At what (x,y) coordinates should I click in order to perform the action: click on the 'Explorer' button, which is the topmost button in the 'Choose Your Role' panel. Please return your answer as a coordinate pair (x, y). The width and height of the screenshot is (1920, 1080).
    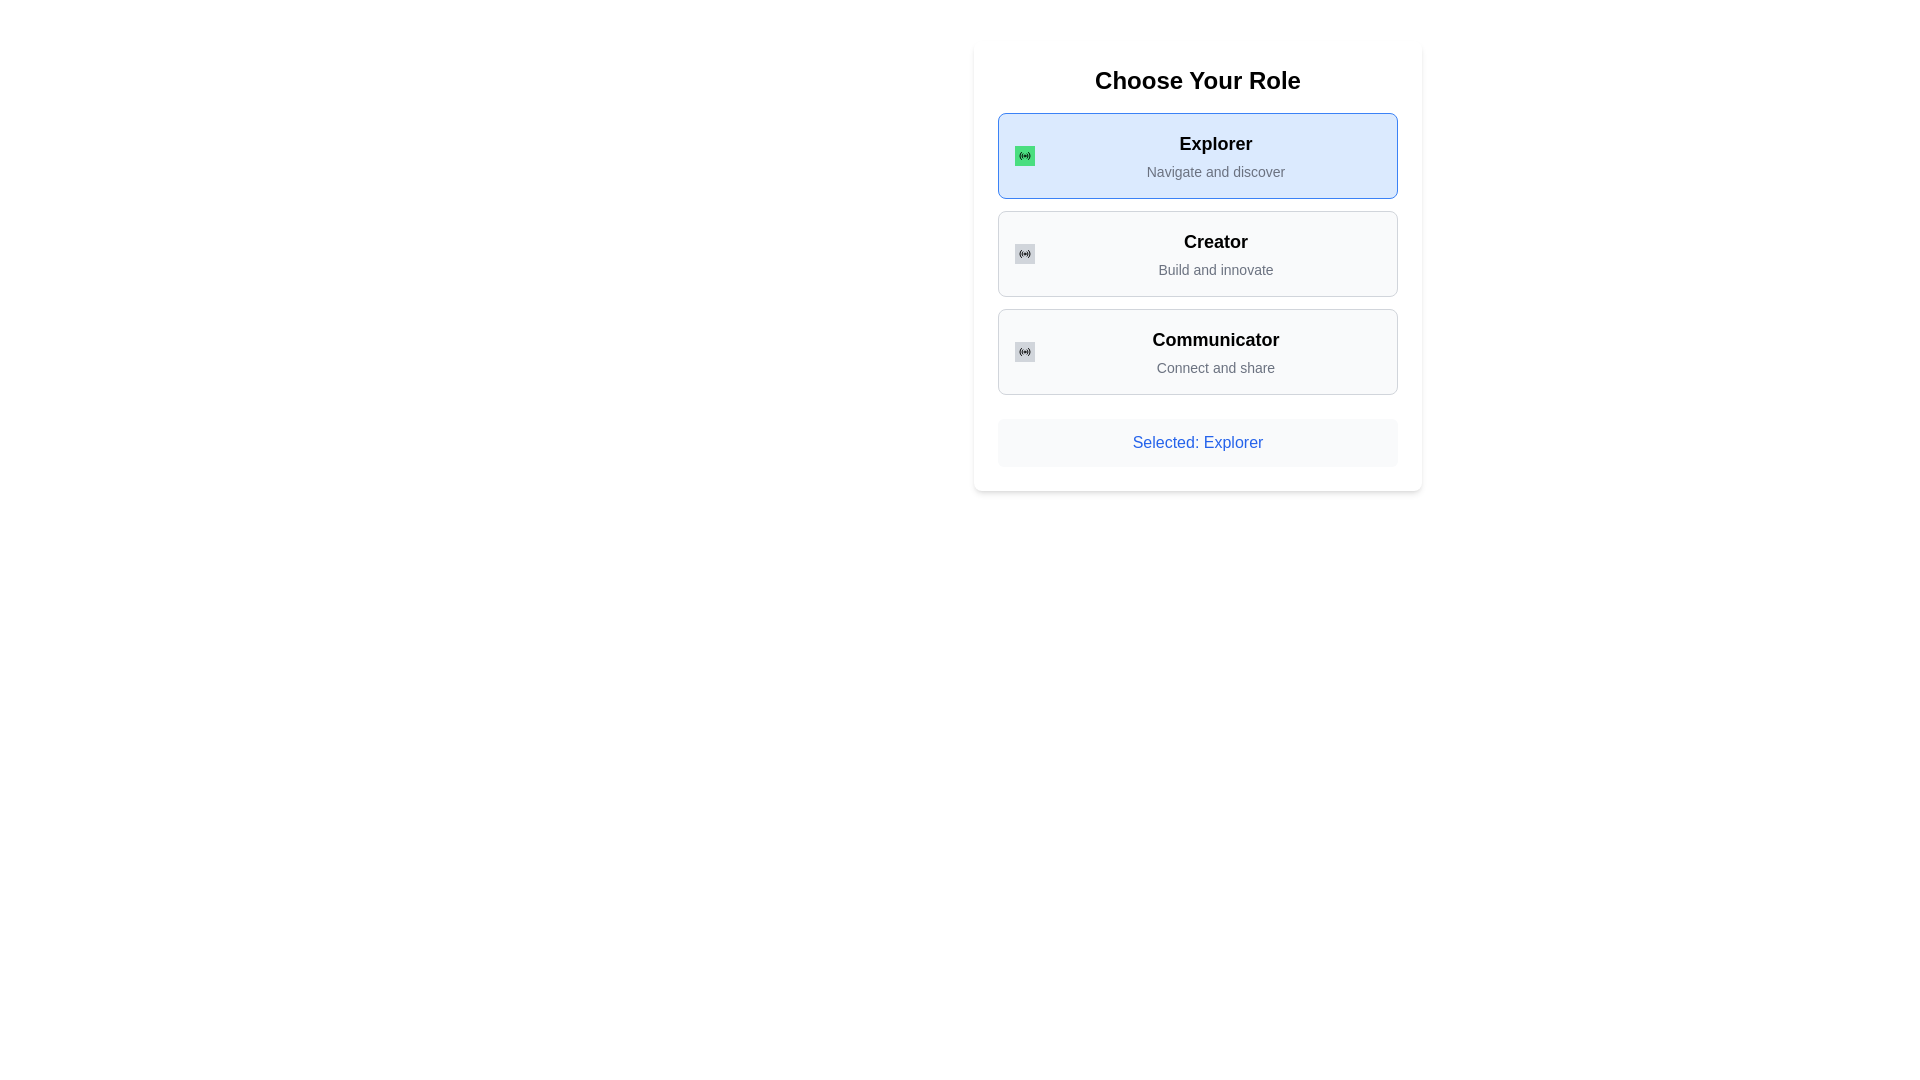
    Looking at the image, I should click on (1198, 154).